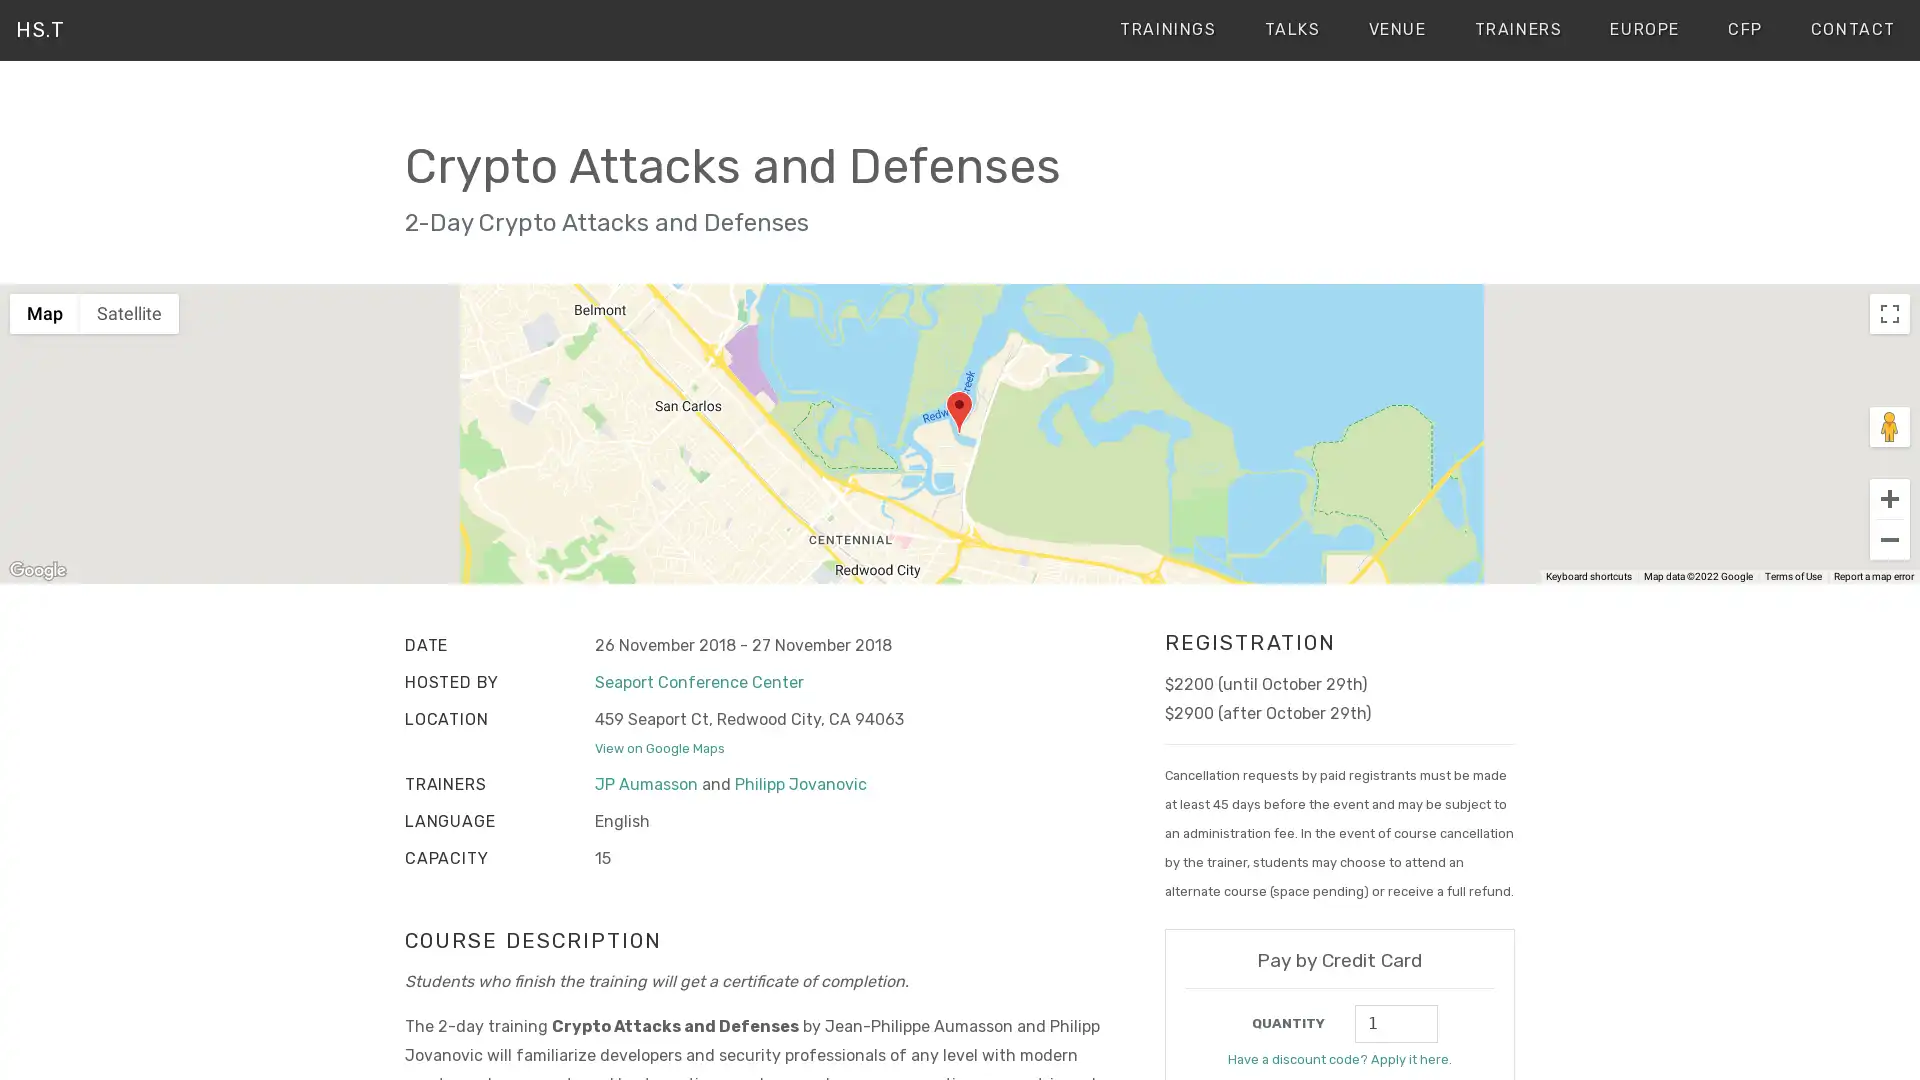 The image size is (1920, 1080). What do you see at coordinates (1889, 312) in the screenshot?
I see `Toggle fullscreen view` at bounding box center [1889, 312].